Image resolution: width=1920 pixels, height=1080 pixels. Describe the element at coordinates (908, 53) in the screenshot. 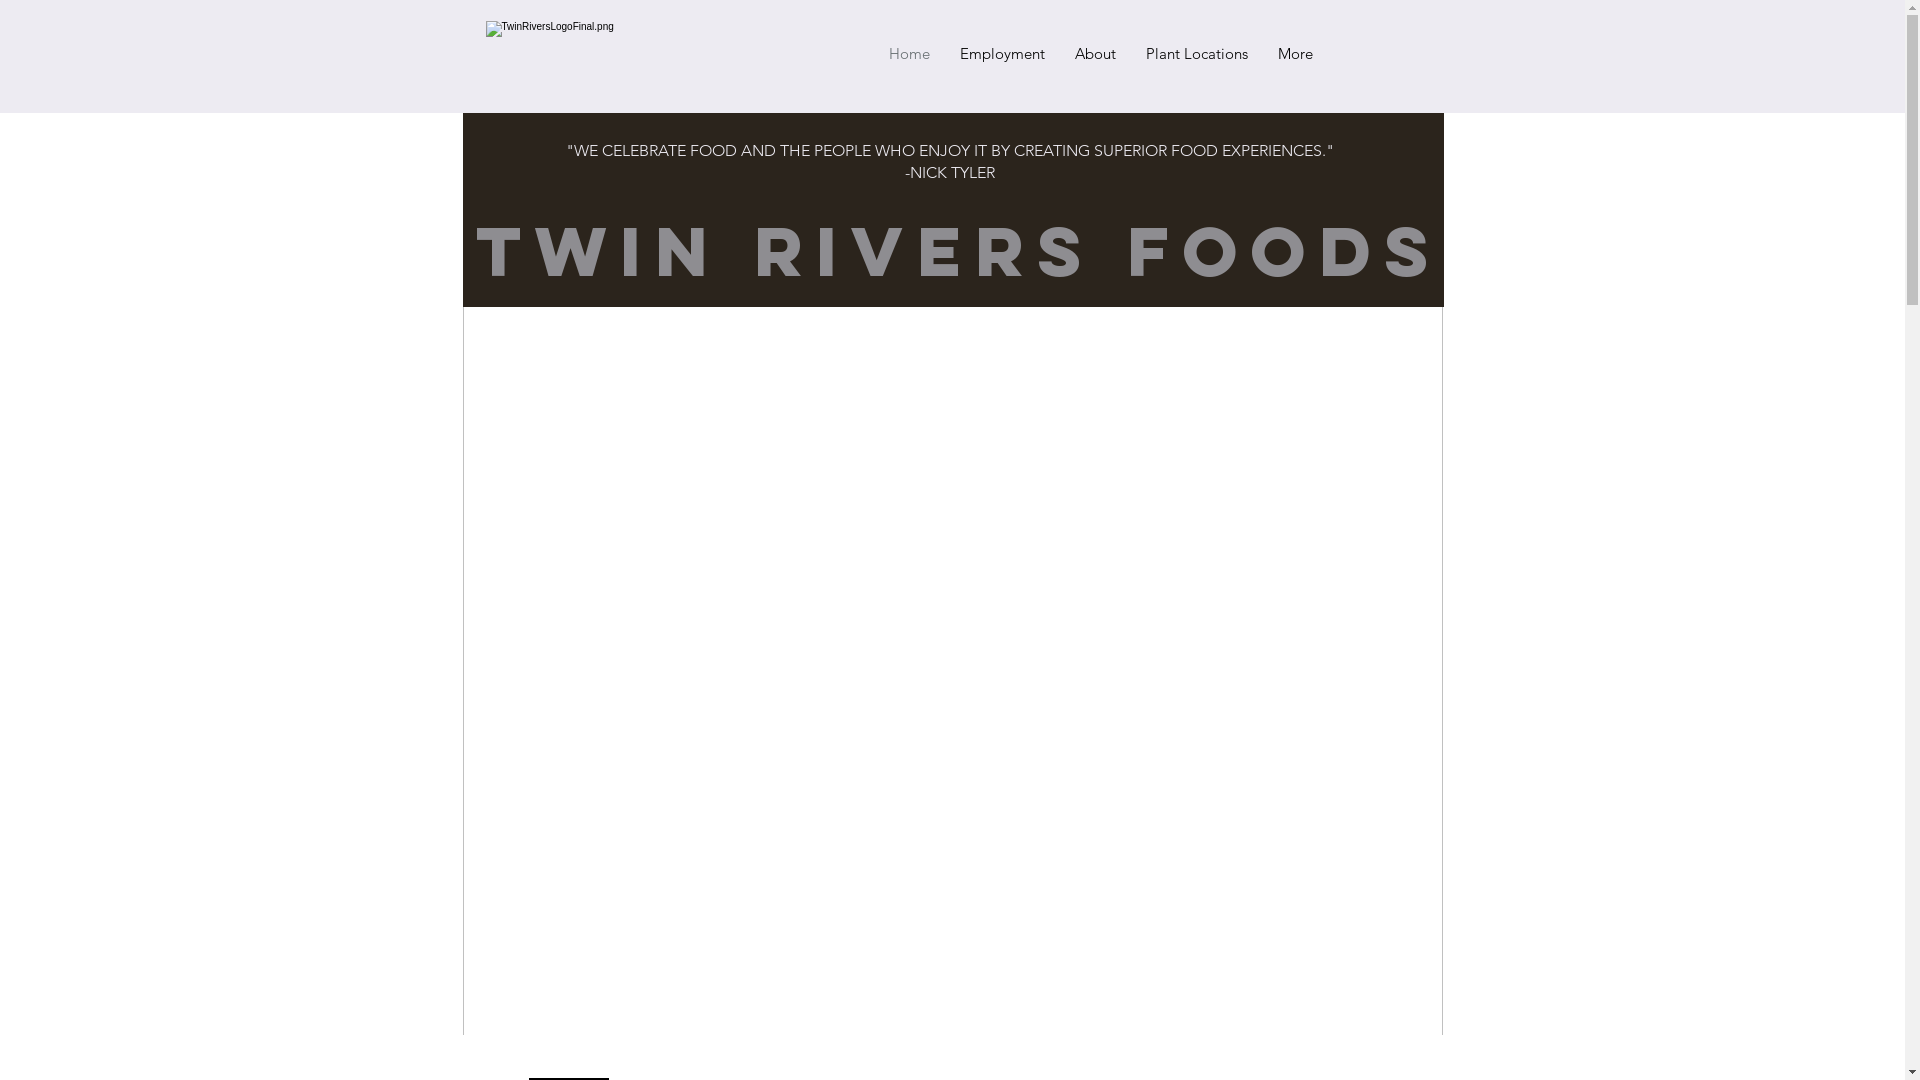

I see `'Home'` at that location.